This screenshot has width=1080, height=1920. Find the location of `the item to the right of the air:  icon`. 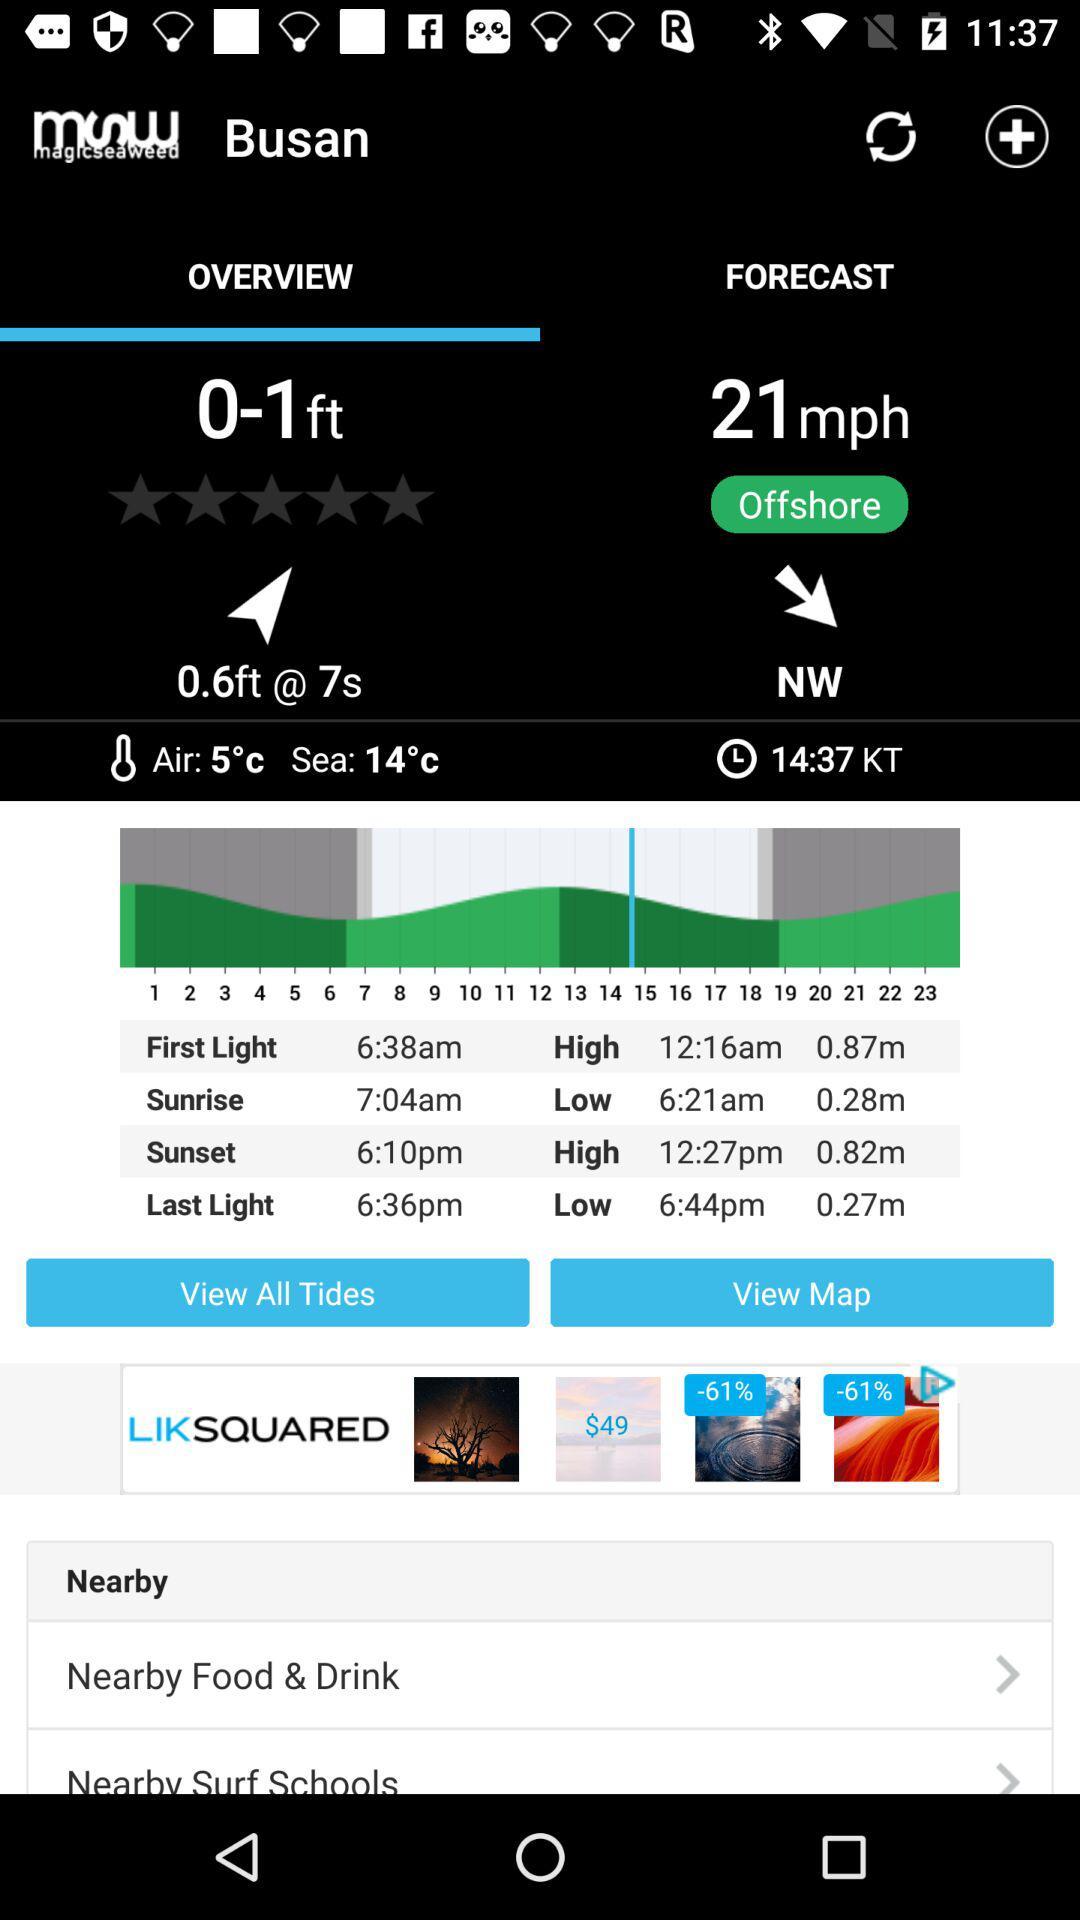

the item to the right of the air:  icon is located at coordinates (236, 757).